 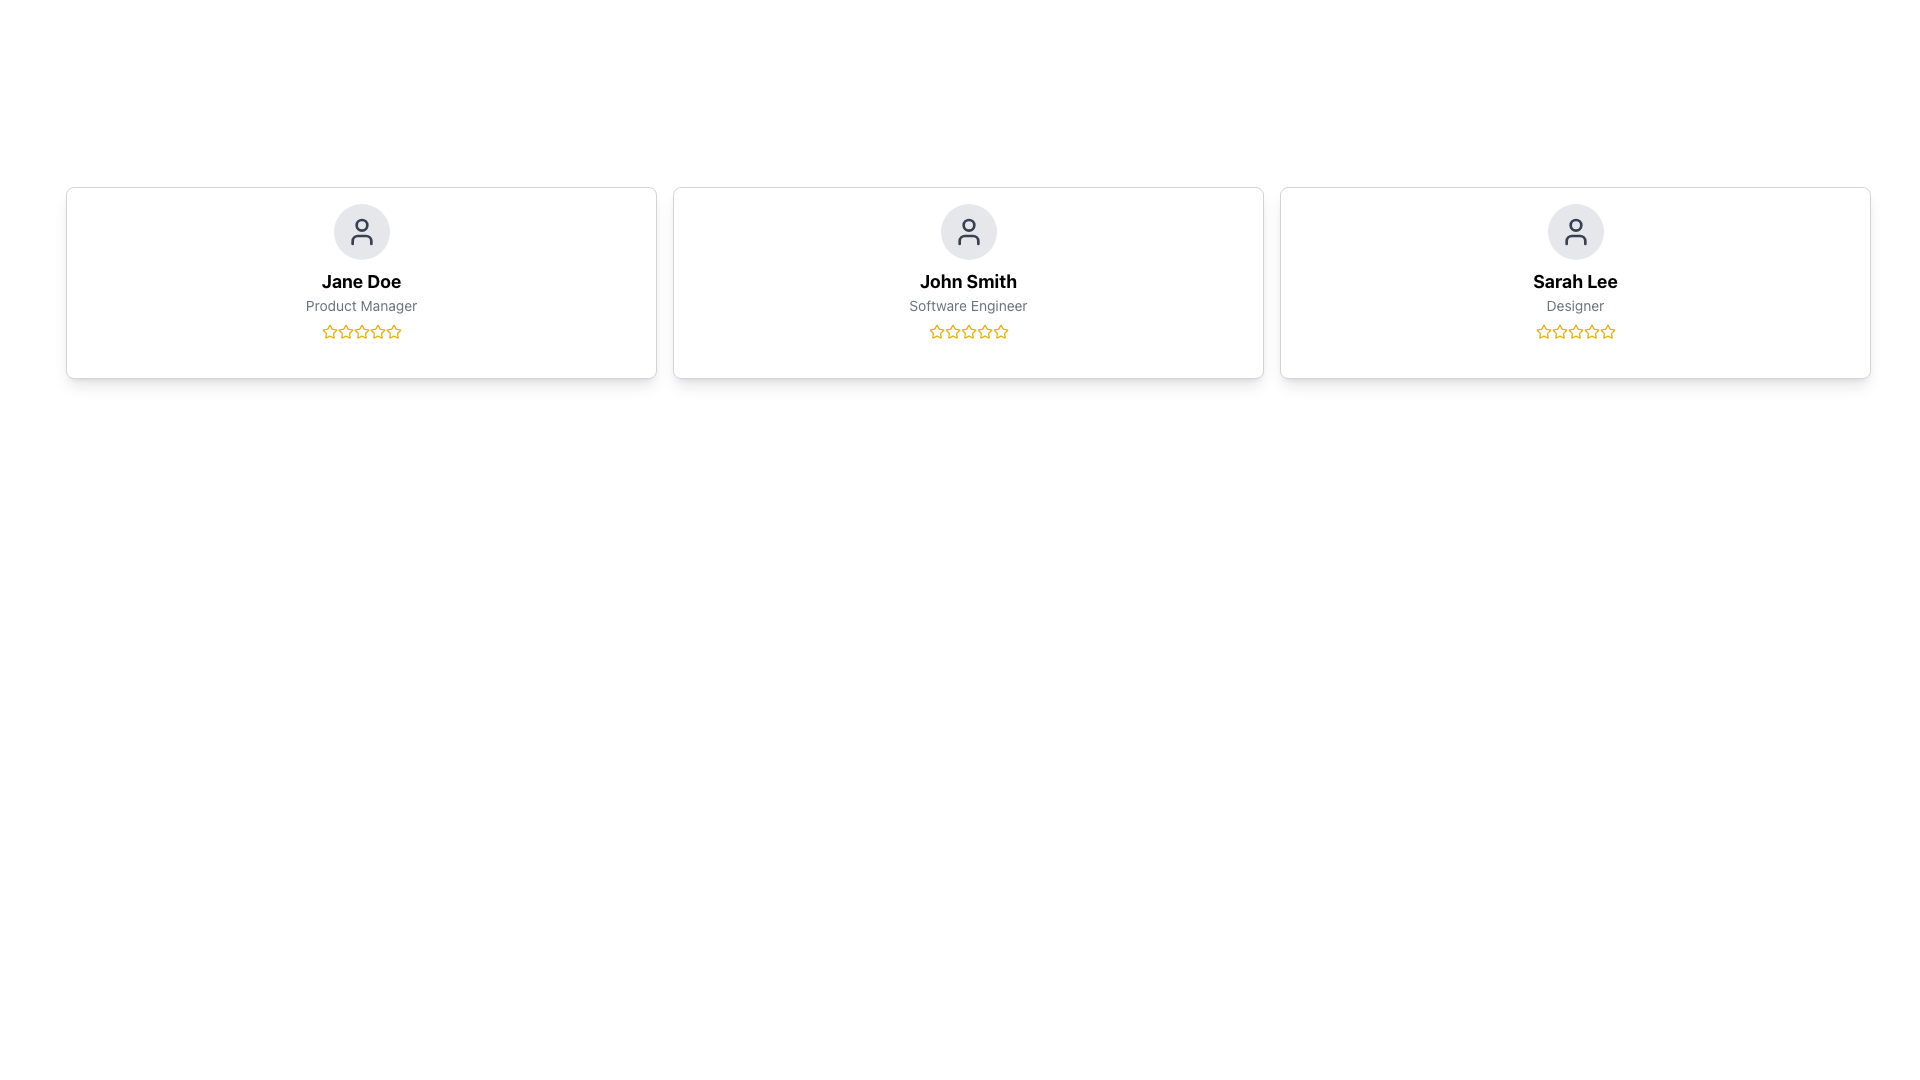 I want to click on the first star in the rating system associated with 'Sarah Lee' to interact with the rating, so click(x=1542, y=330).